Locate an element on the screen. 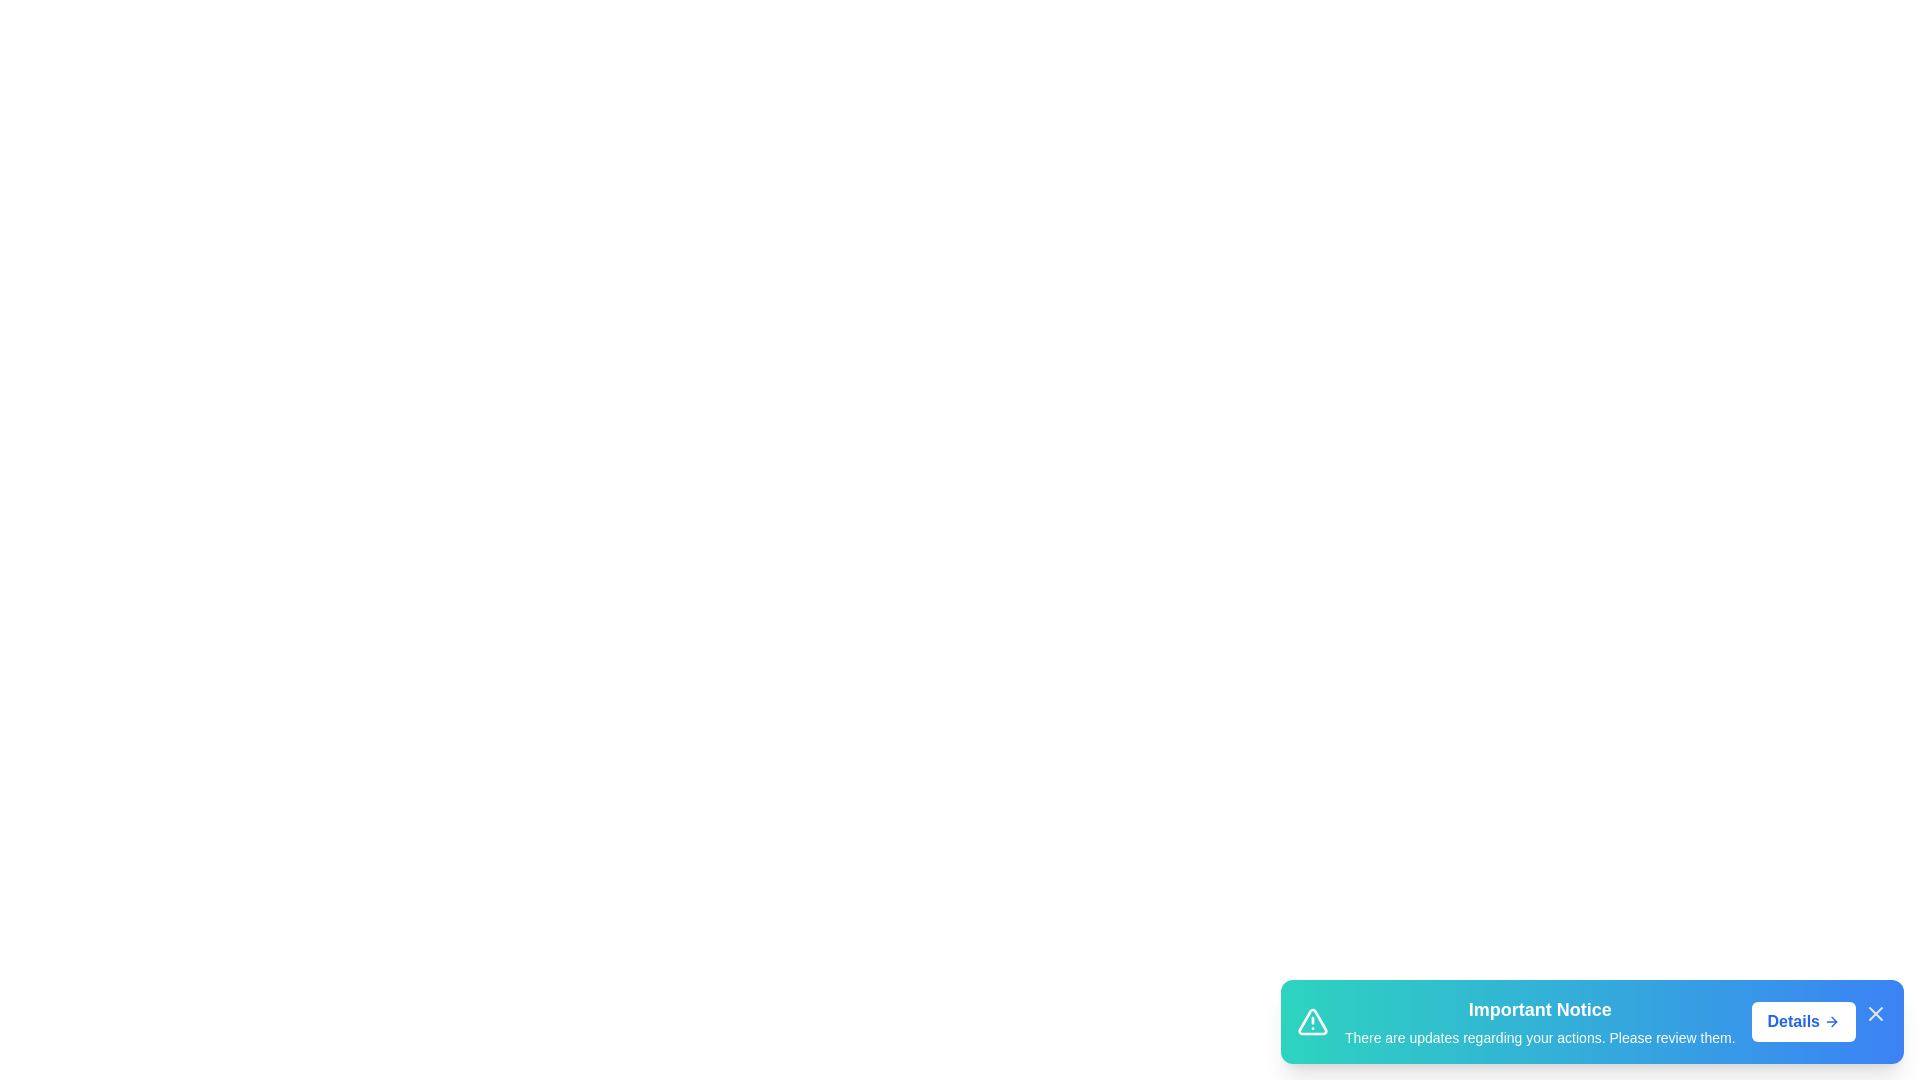 The image size is (1920, 1080). the 'Details' button to view more details is located at coordinates (1803, 1022).